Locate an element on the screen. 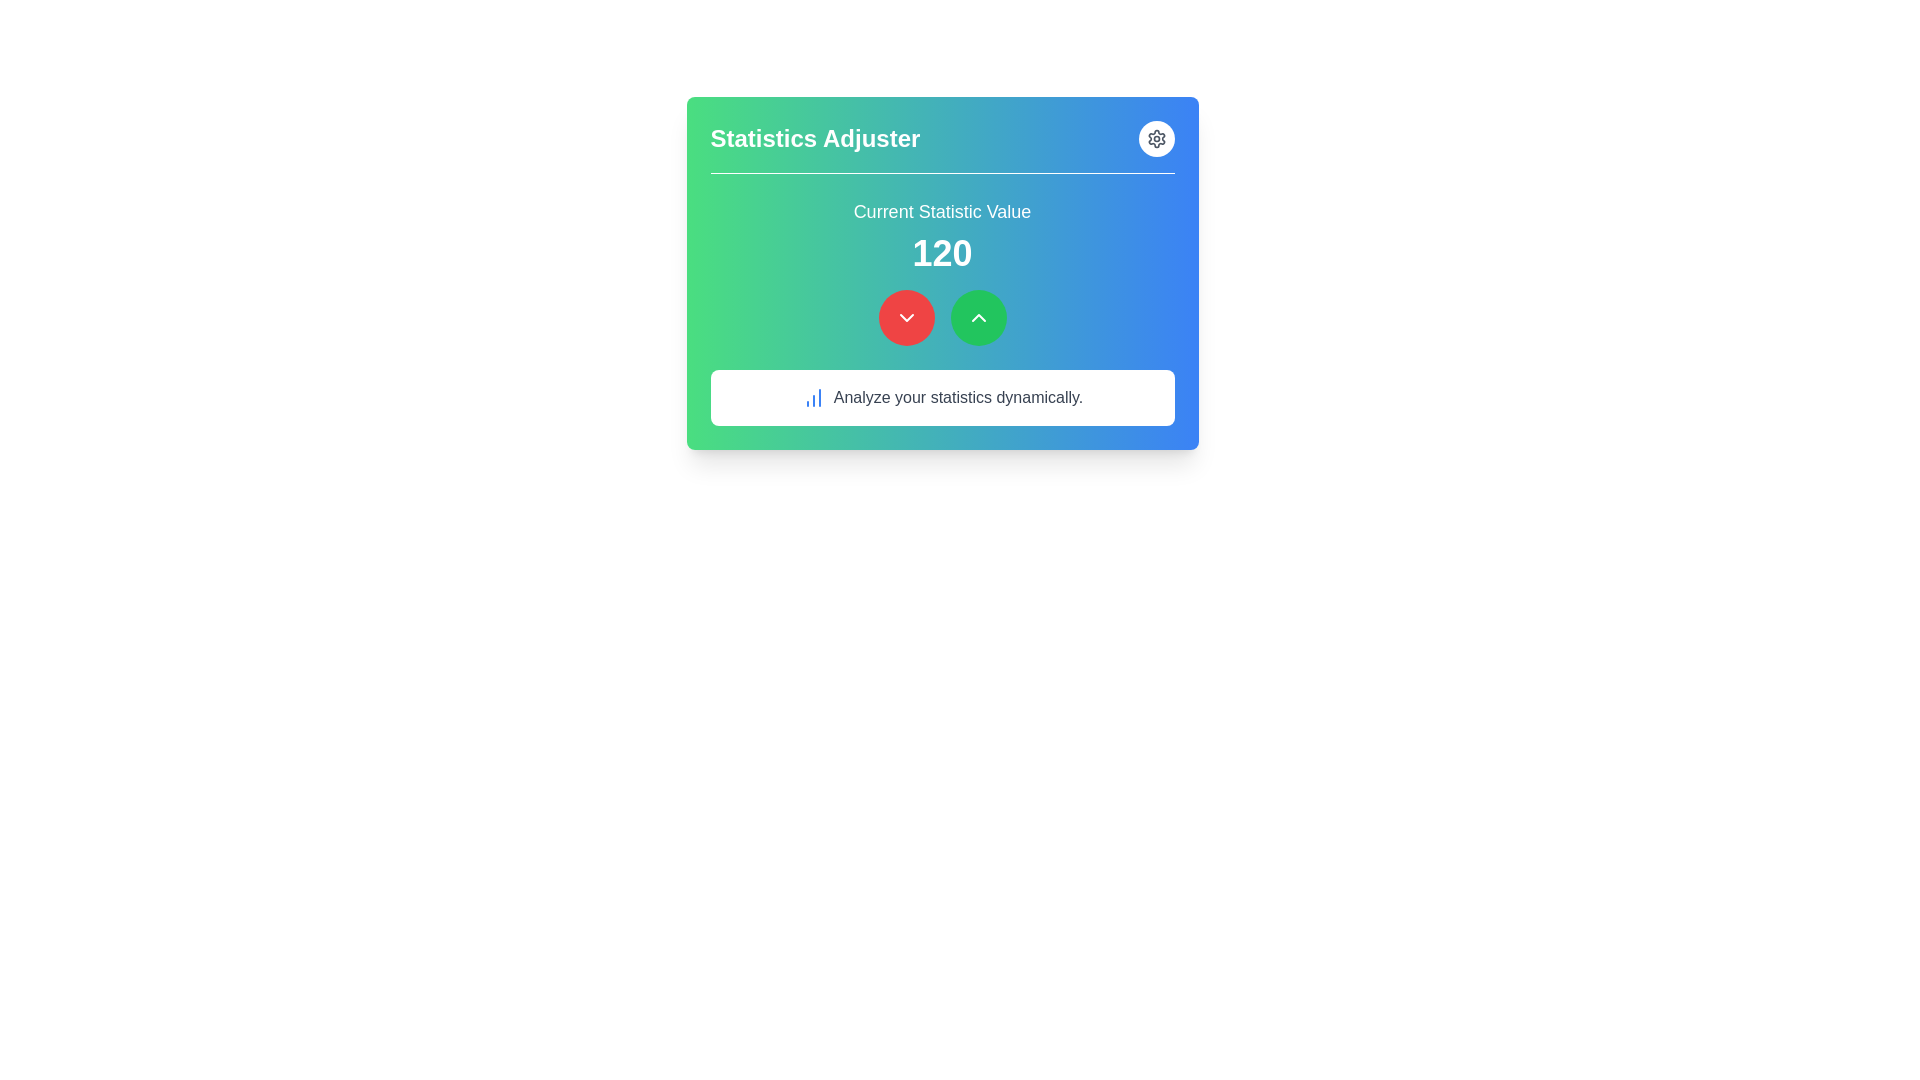 This screenshot has width=1920, height=1080. the chevron icon inside the circular red button below the numeric display of '120' for navigation support is located at coordinates (905, 316).